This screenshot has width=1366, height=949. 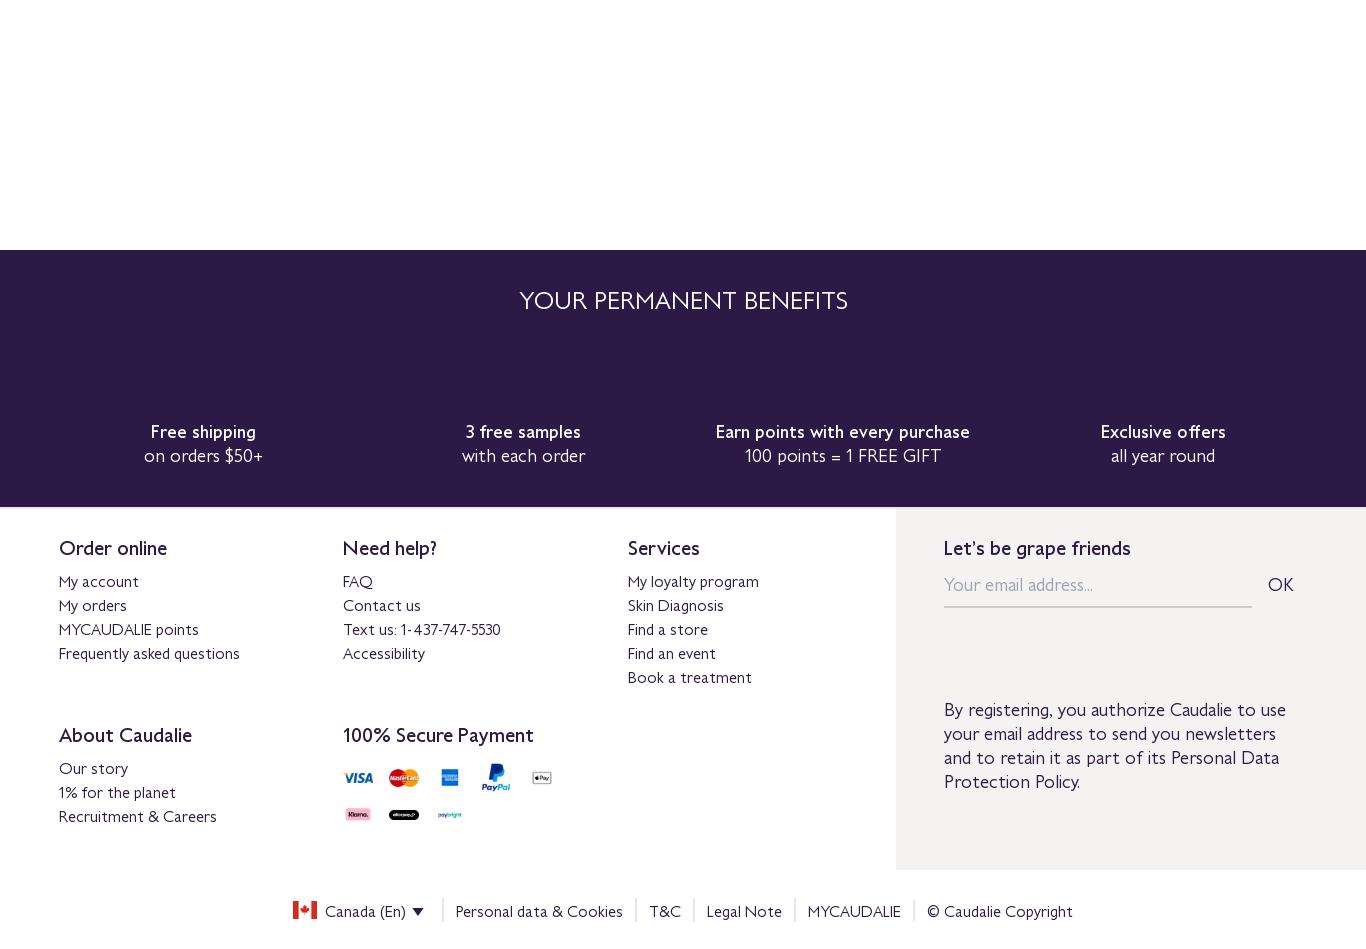 What do you see at coordinates (517, 297) in the screenshot?
I see `'YOUR PERMANENT BENEFITS'` at bounding box center [517, 297].